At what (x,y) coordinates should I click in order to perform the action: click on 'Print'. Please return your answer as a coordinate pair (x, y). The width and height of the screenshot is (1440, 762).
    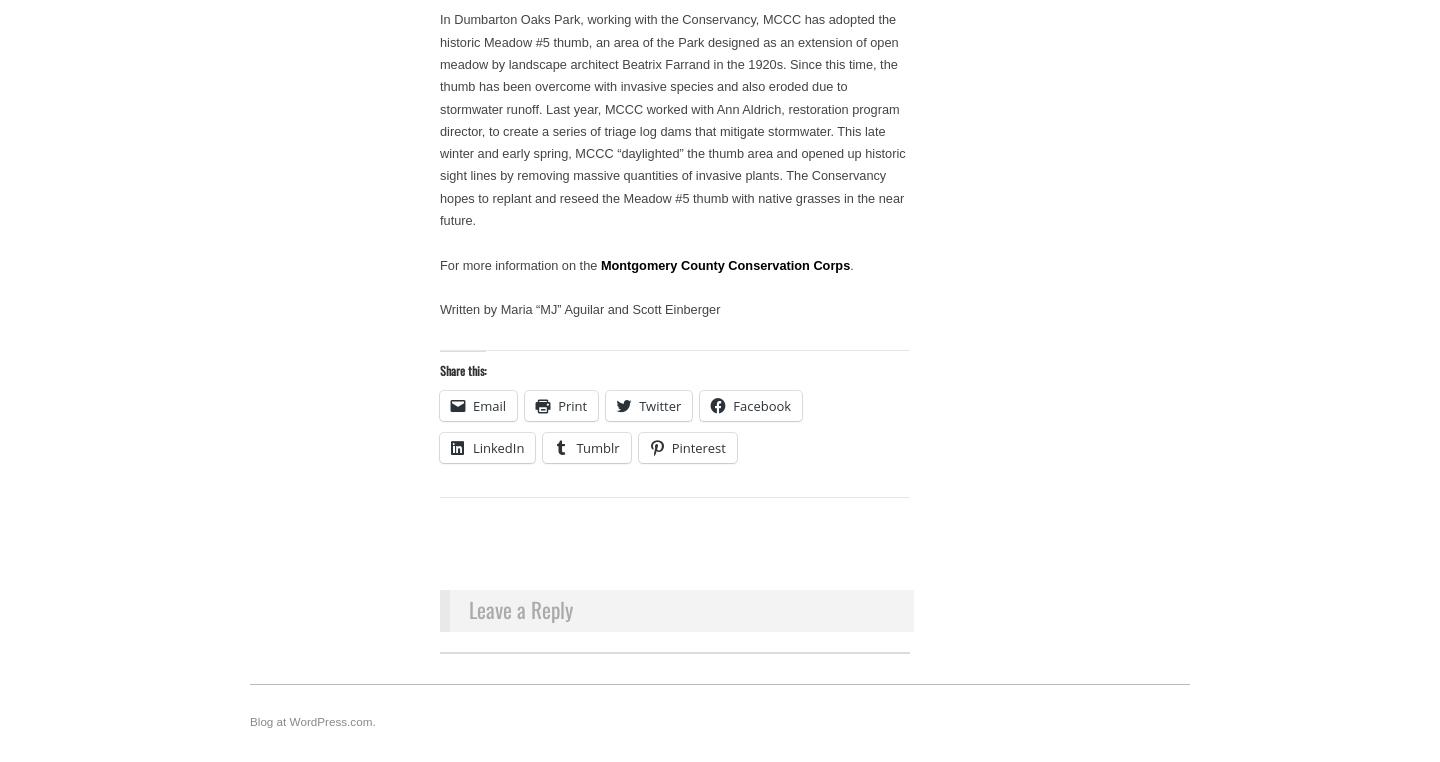
    Looking at the image, I should click on (572, 404).